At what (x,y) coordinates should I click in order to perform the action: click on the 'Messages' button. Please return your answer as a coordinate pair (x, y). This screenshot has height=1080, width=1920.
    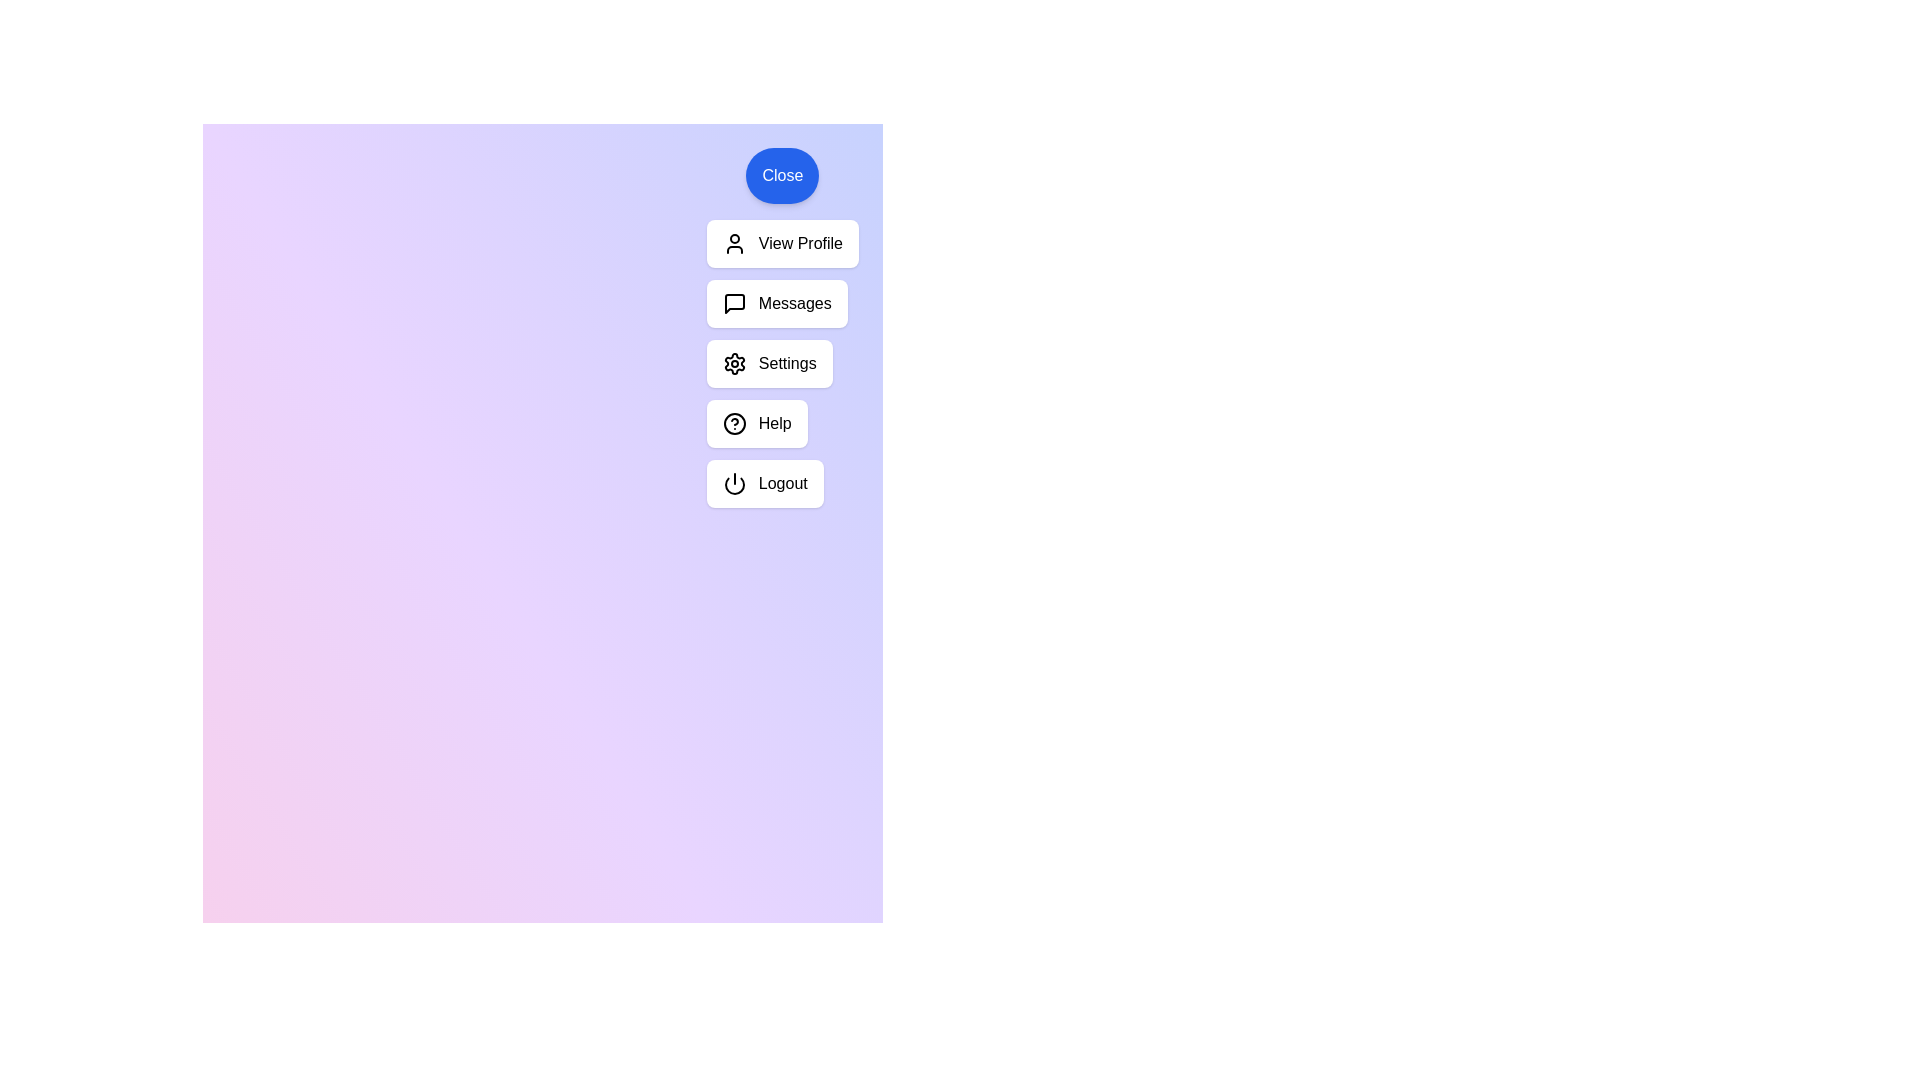
    Looking at the image, I should click on (776, 304).